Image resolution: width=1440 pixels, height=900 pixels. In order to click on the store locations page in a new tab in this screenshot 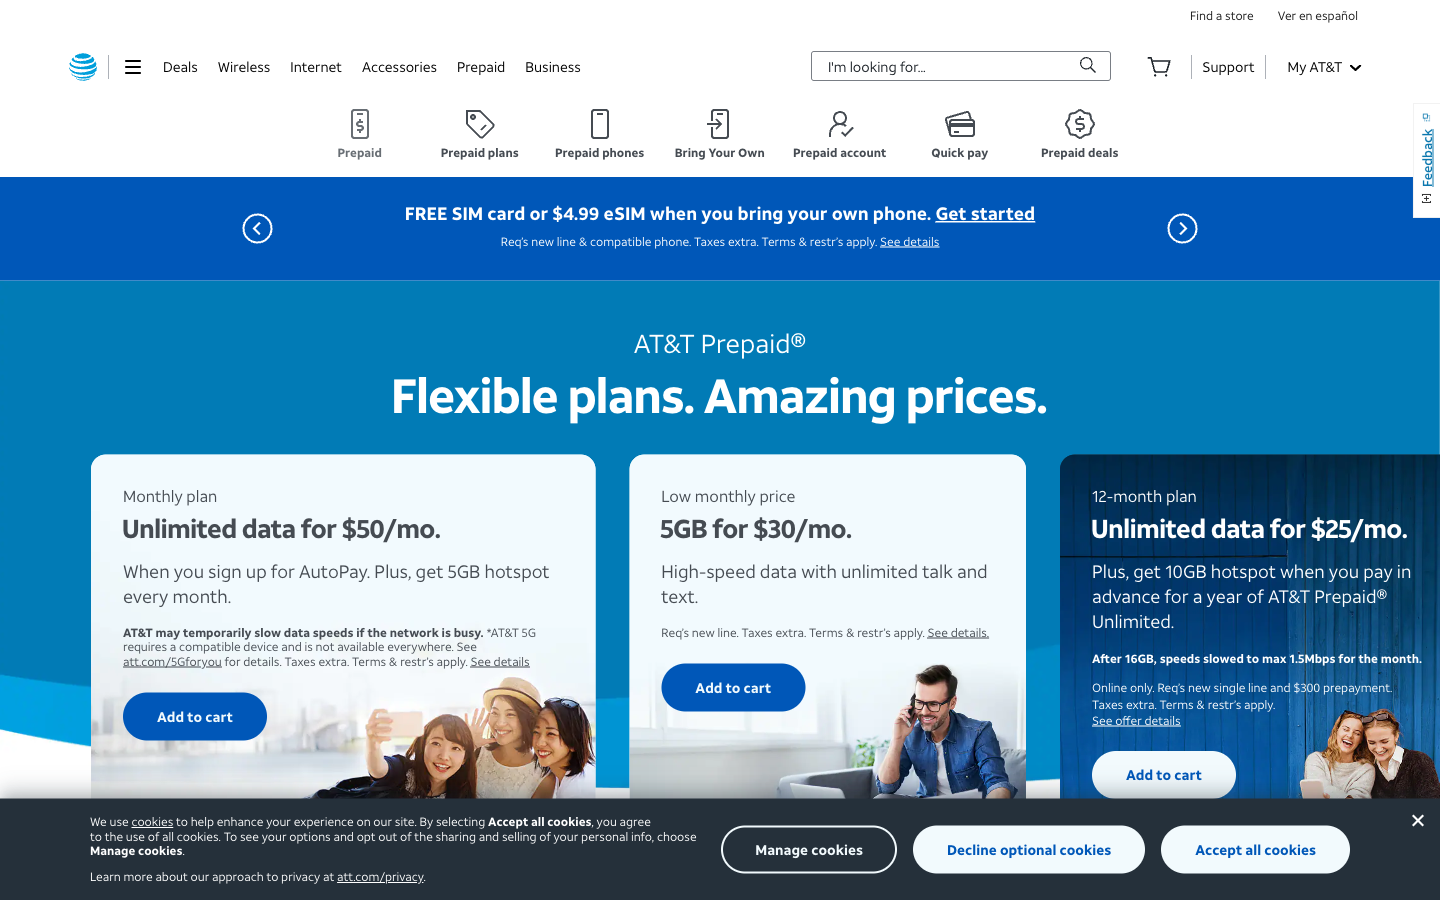, I will do `click(1220, 14)`.